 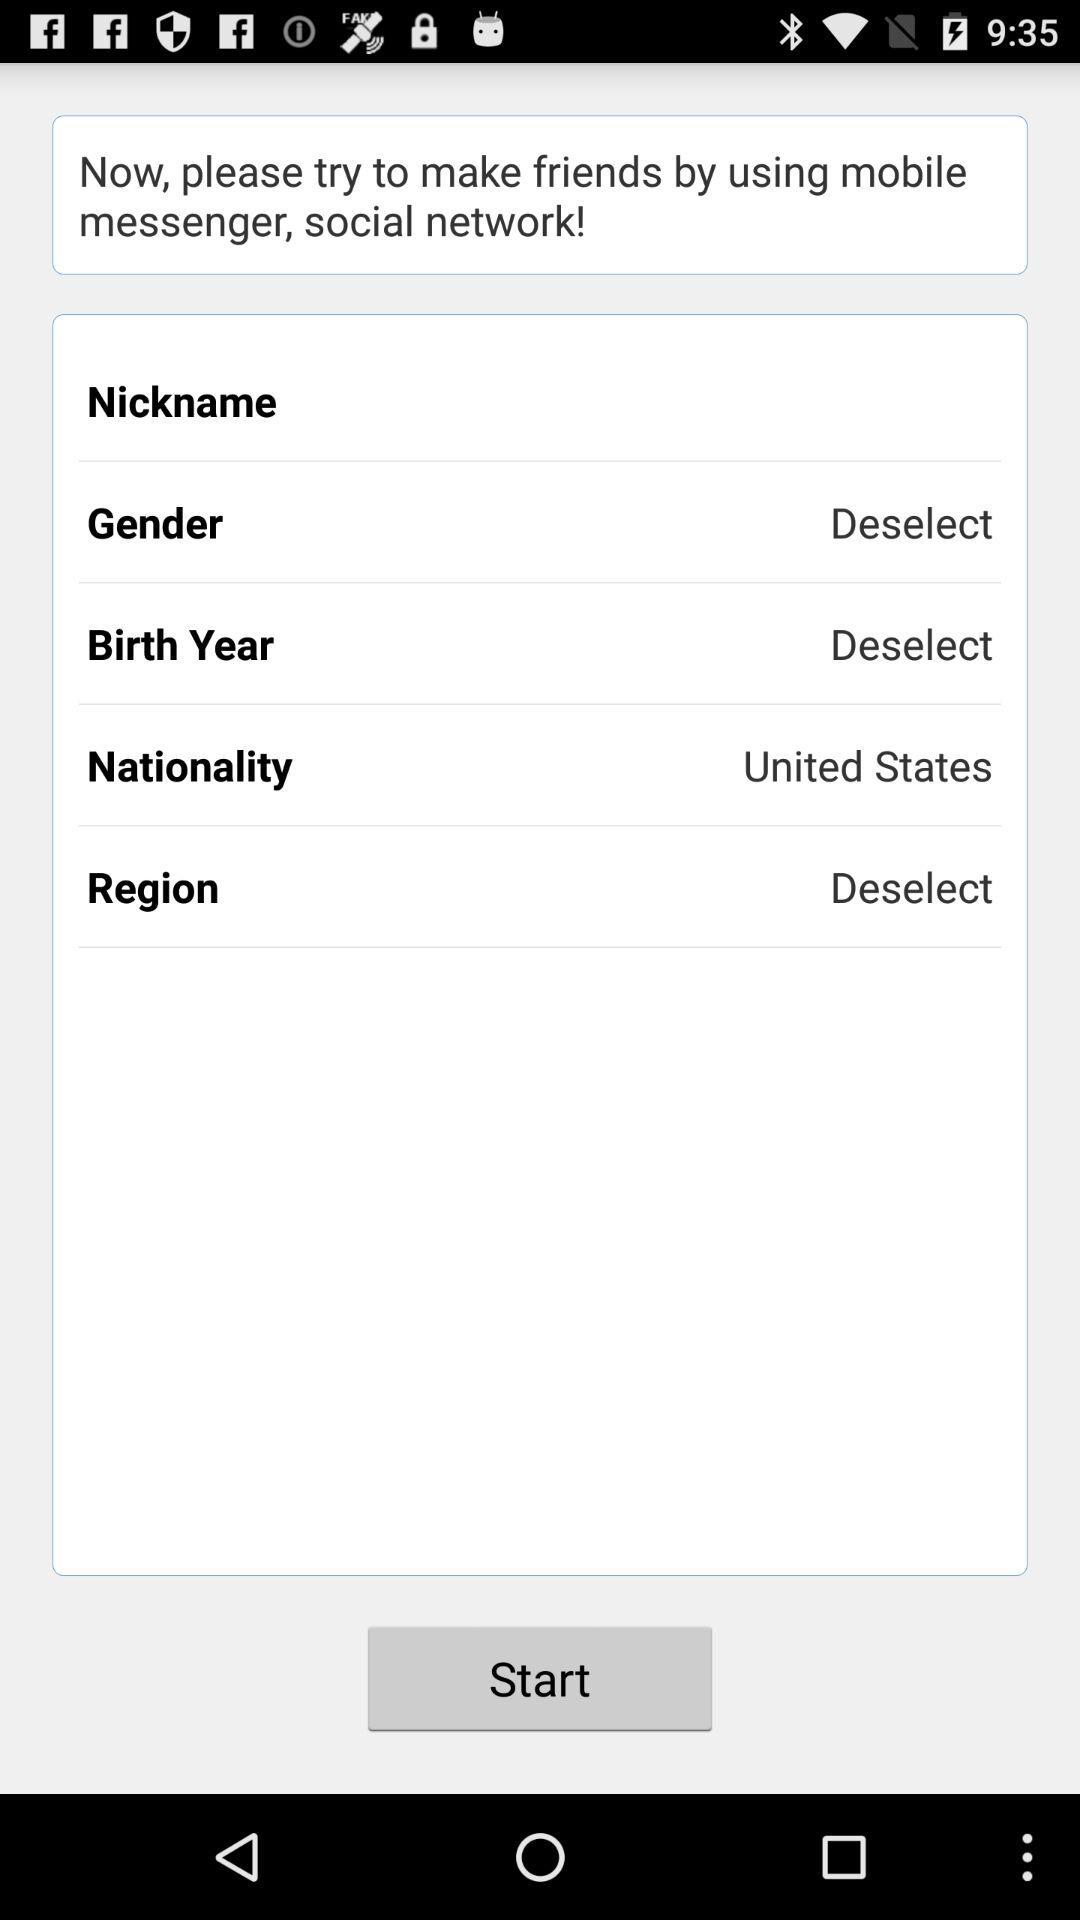 I want to click on icon to the left of deselect, so click(x=458, y=643).